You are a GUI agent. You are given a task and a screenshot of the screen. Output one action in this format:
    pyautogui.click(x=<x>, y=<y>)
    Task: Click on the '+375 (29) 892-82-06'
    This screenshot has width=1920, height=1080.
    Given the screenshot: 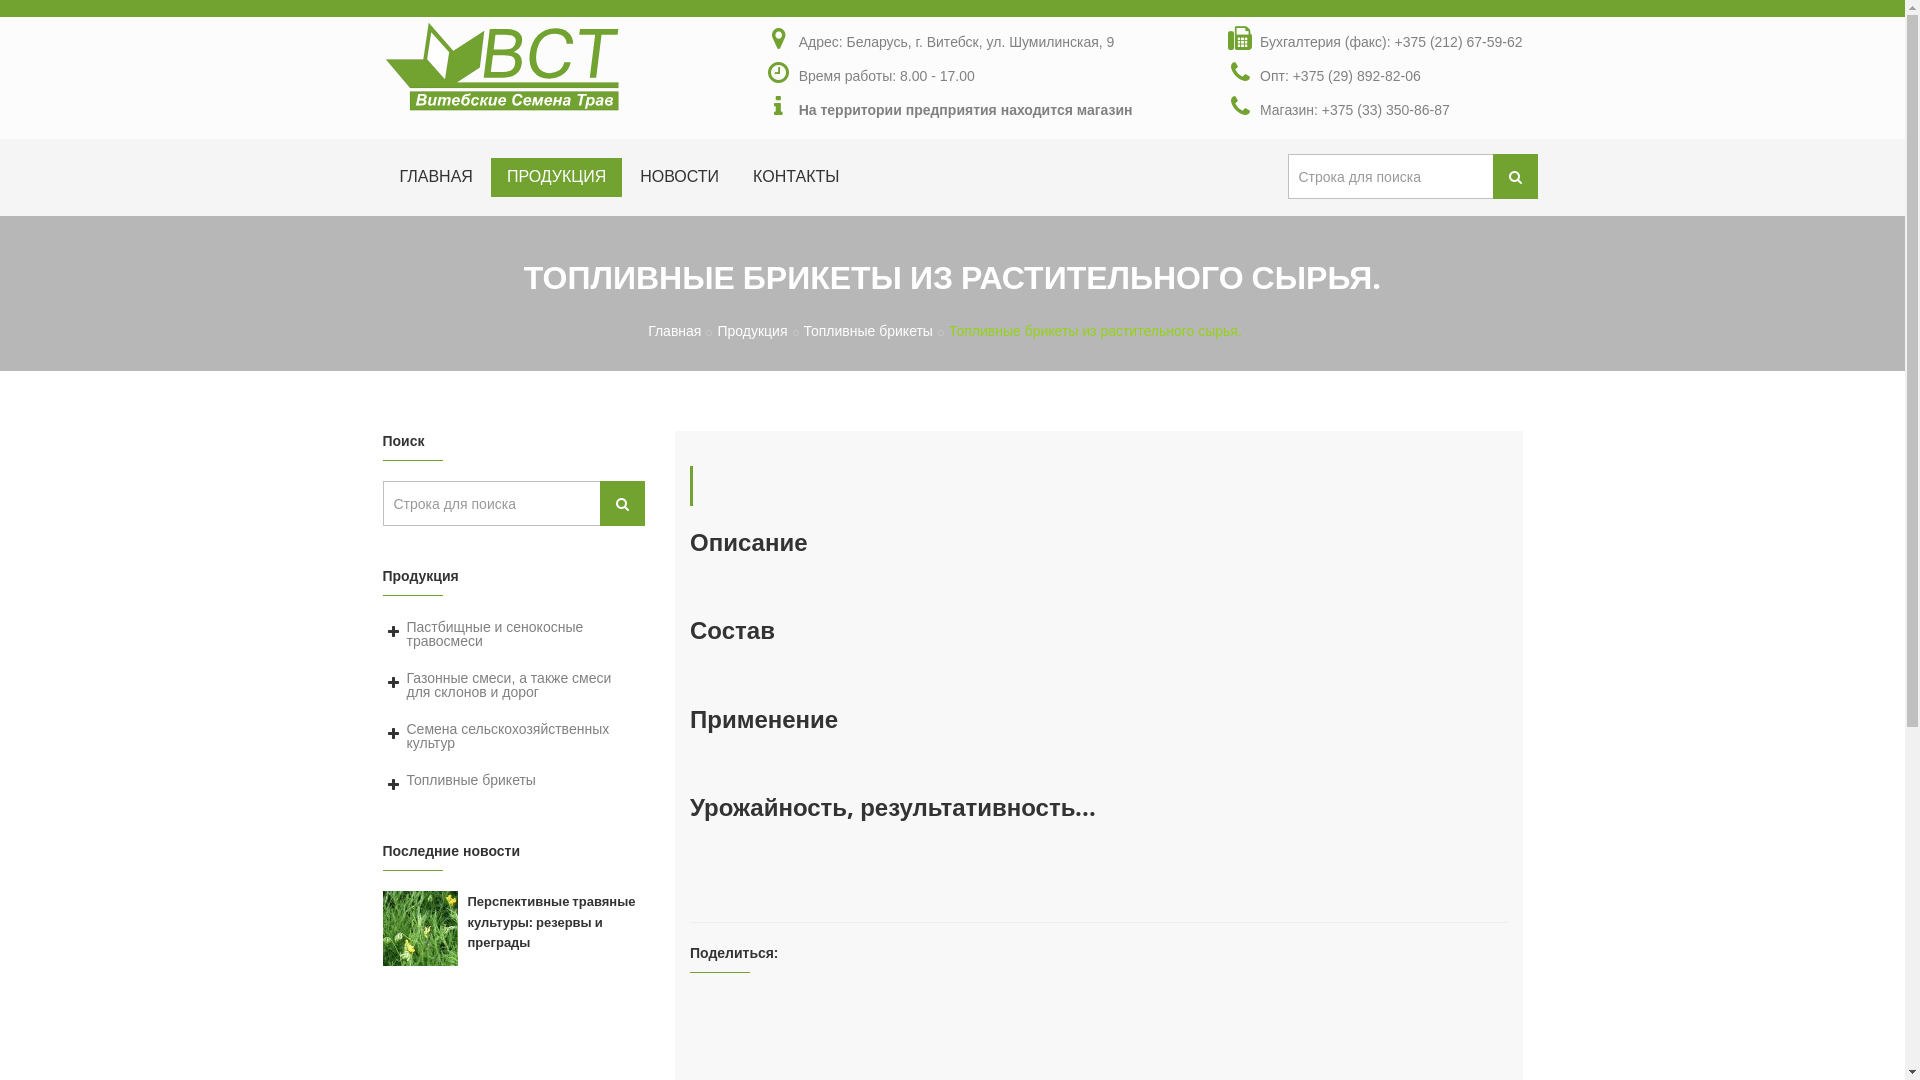 What is the action you would take?
    pyautogui.click(x=1292, y=75)
    